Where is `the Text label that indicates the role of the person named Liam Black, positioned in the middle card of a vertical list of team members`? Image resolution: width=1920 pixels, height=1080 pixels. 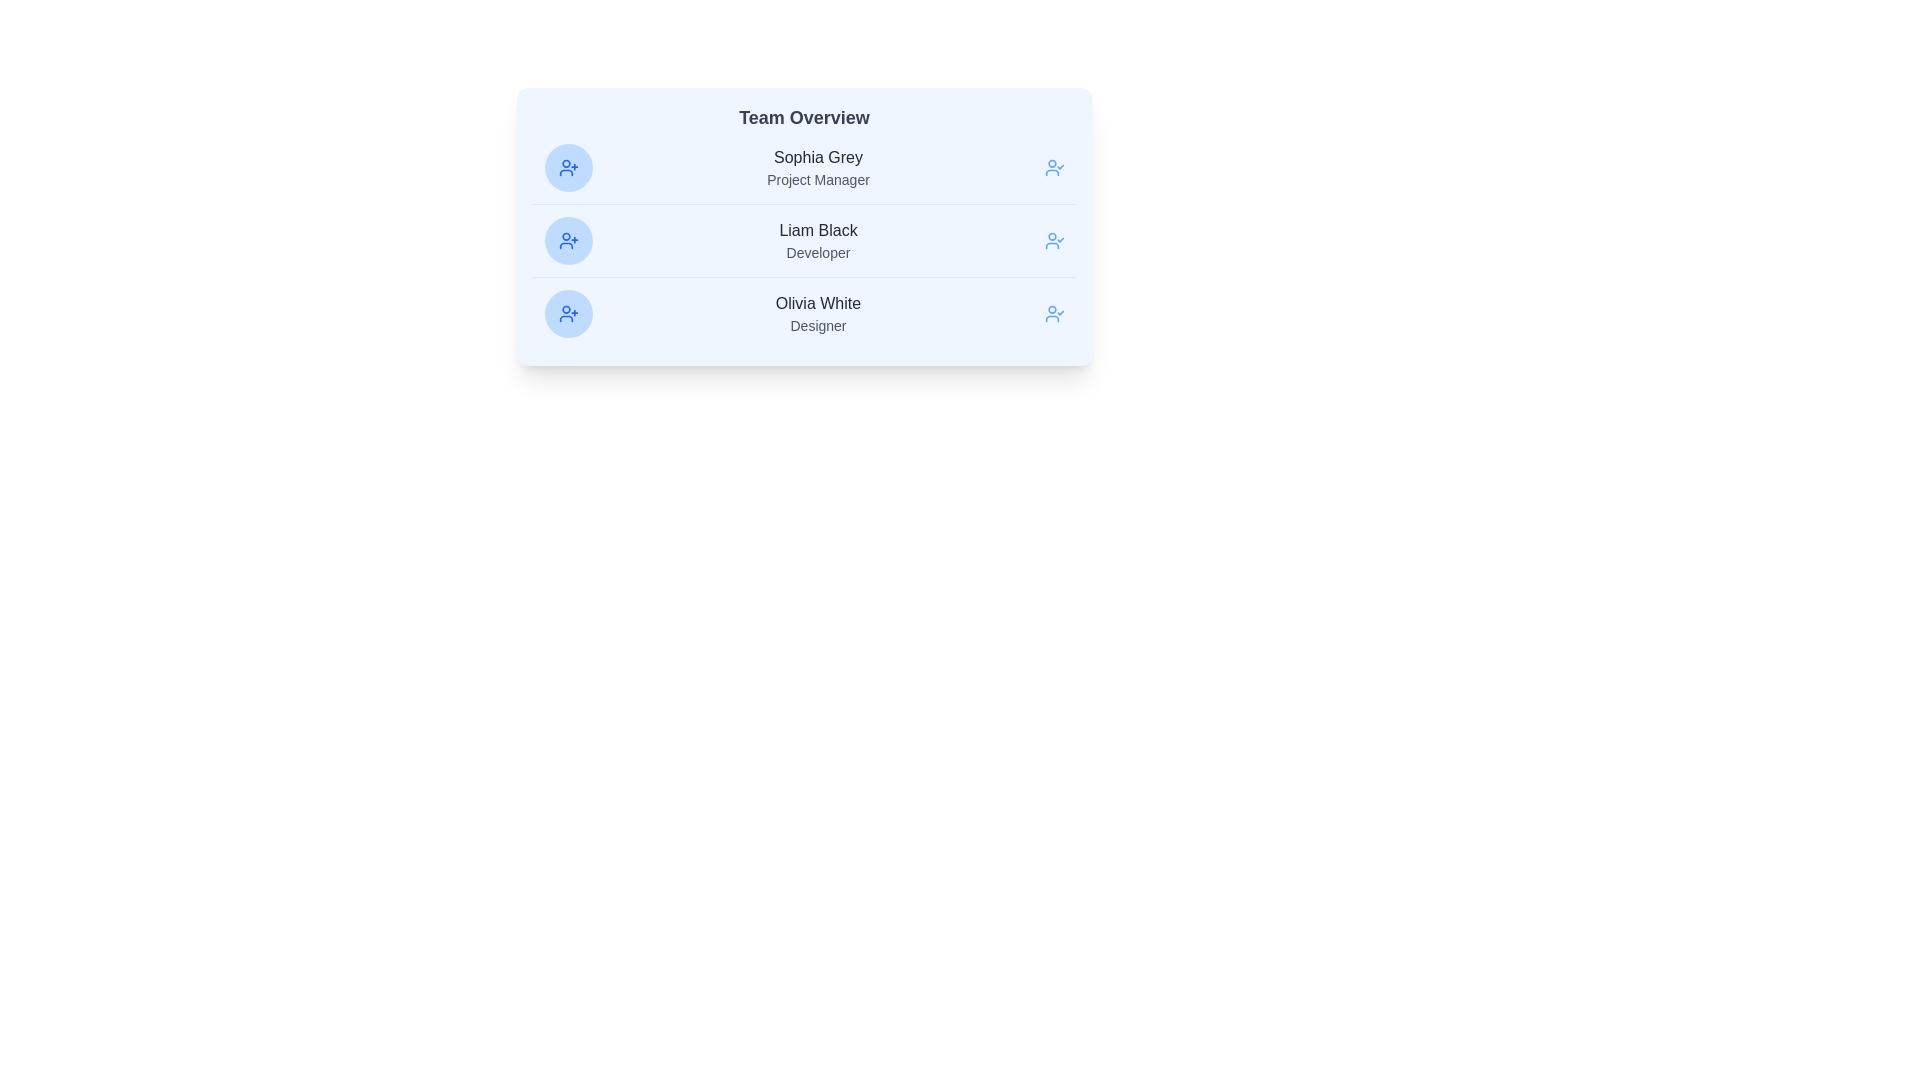
the Text label that indicates the role of the person named Liam Black, positioned in the middle card of a vertical list of team members is located at coordinates (818, 252).